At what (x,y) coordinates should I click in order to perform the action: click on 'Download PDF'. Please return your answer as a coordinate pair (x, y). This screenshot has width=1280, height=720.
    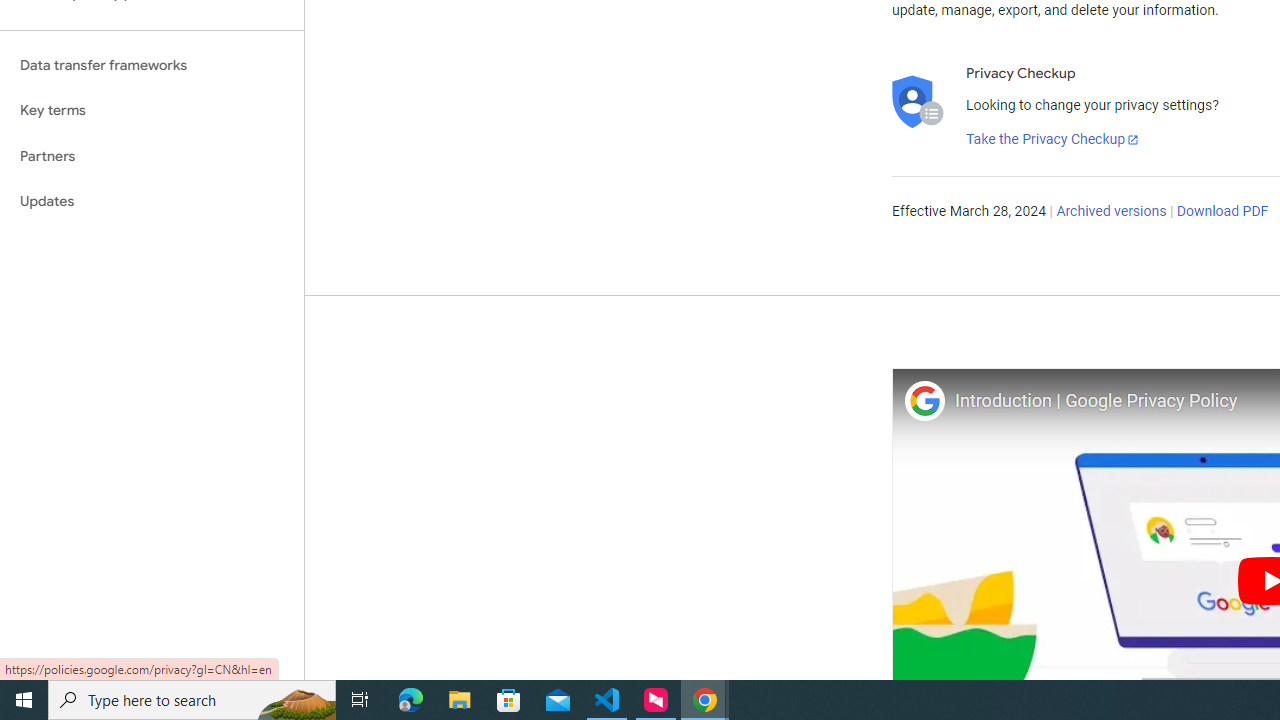
    Looking at the image, I should click on (1221, 212).